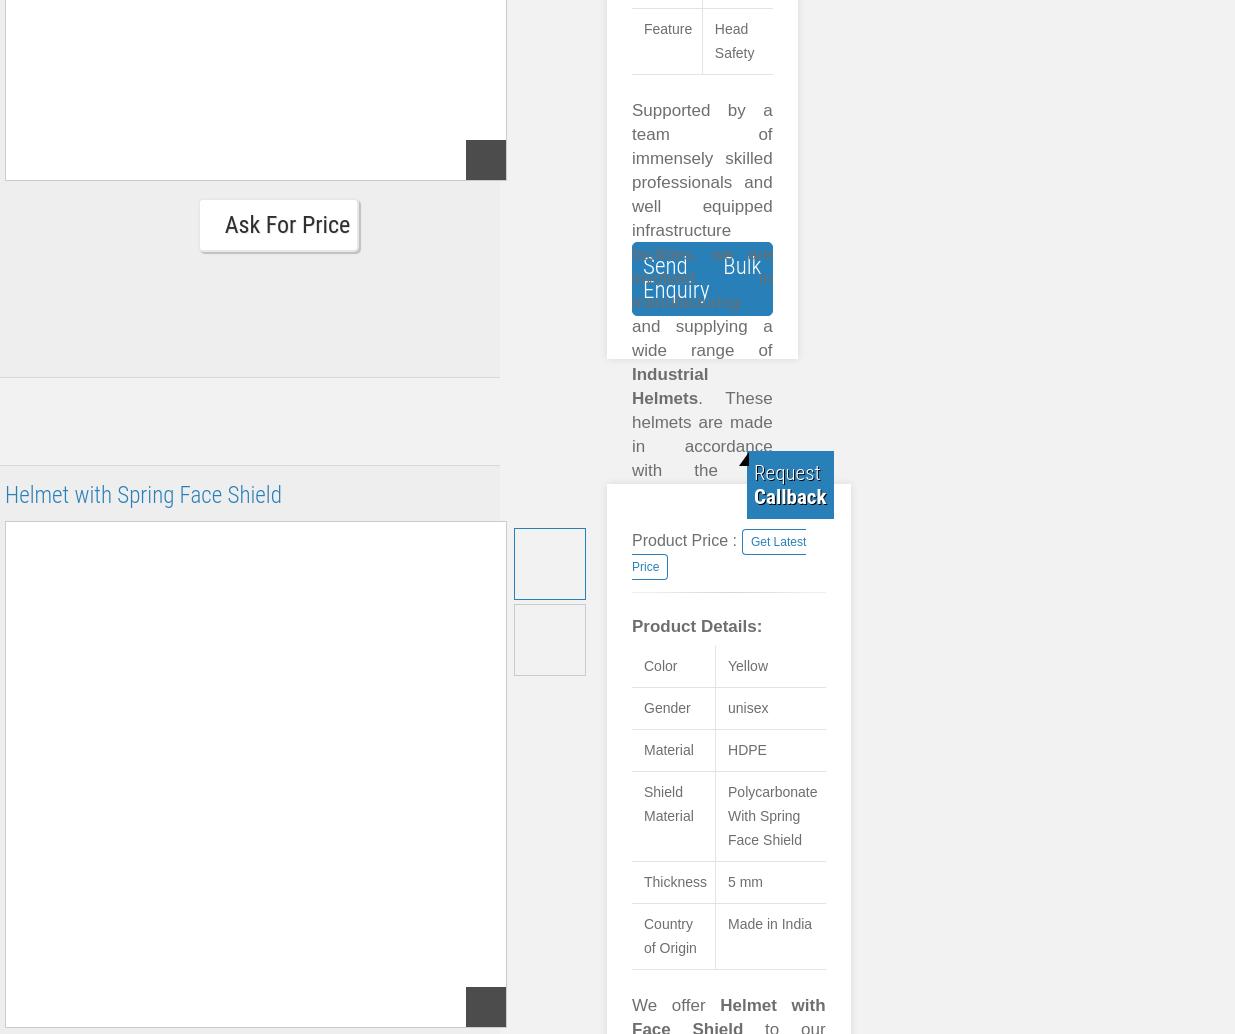 The image size is (1235, 1034). Describe the element at coordinates (790, 496) in the screenshot. I see `'Callback'` at that location.